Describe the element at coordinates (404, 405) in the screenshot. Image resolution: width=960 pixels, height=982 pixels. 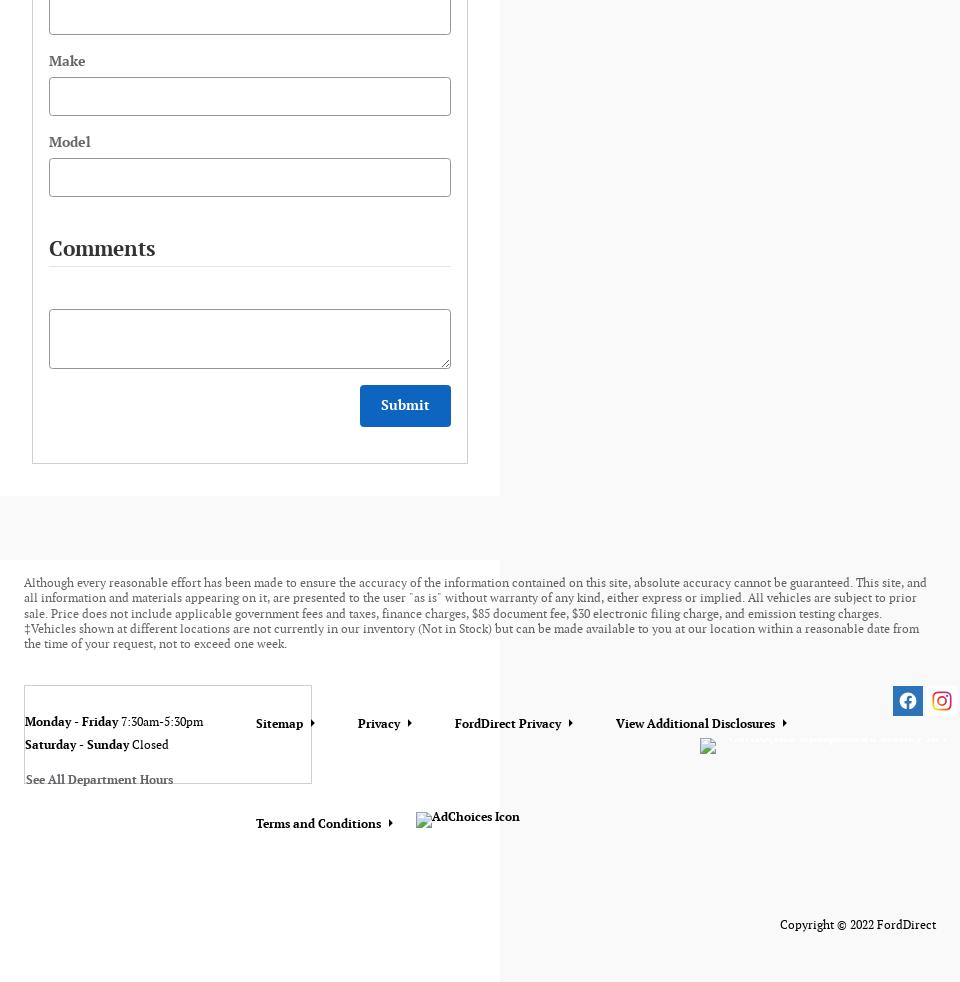
I see `'Submit'` at that location.